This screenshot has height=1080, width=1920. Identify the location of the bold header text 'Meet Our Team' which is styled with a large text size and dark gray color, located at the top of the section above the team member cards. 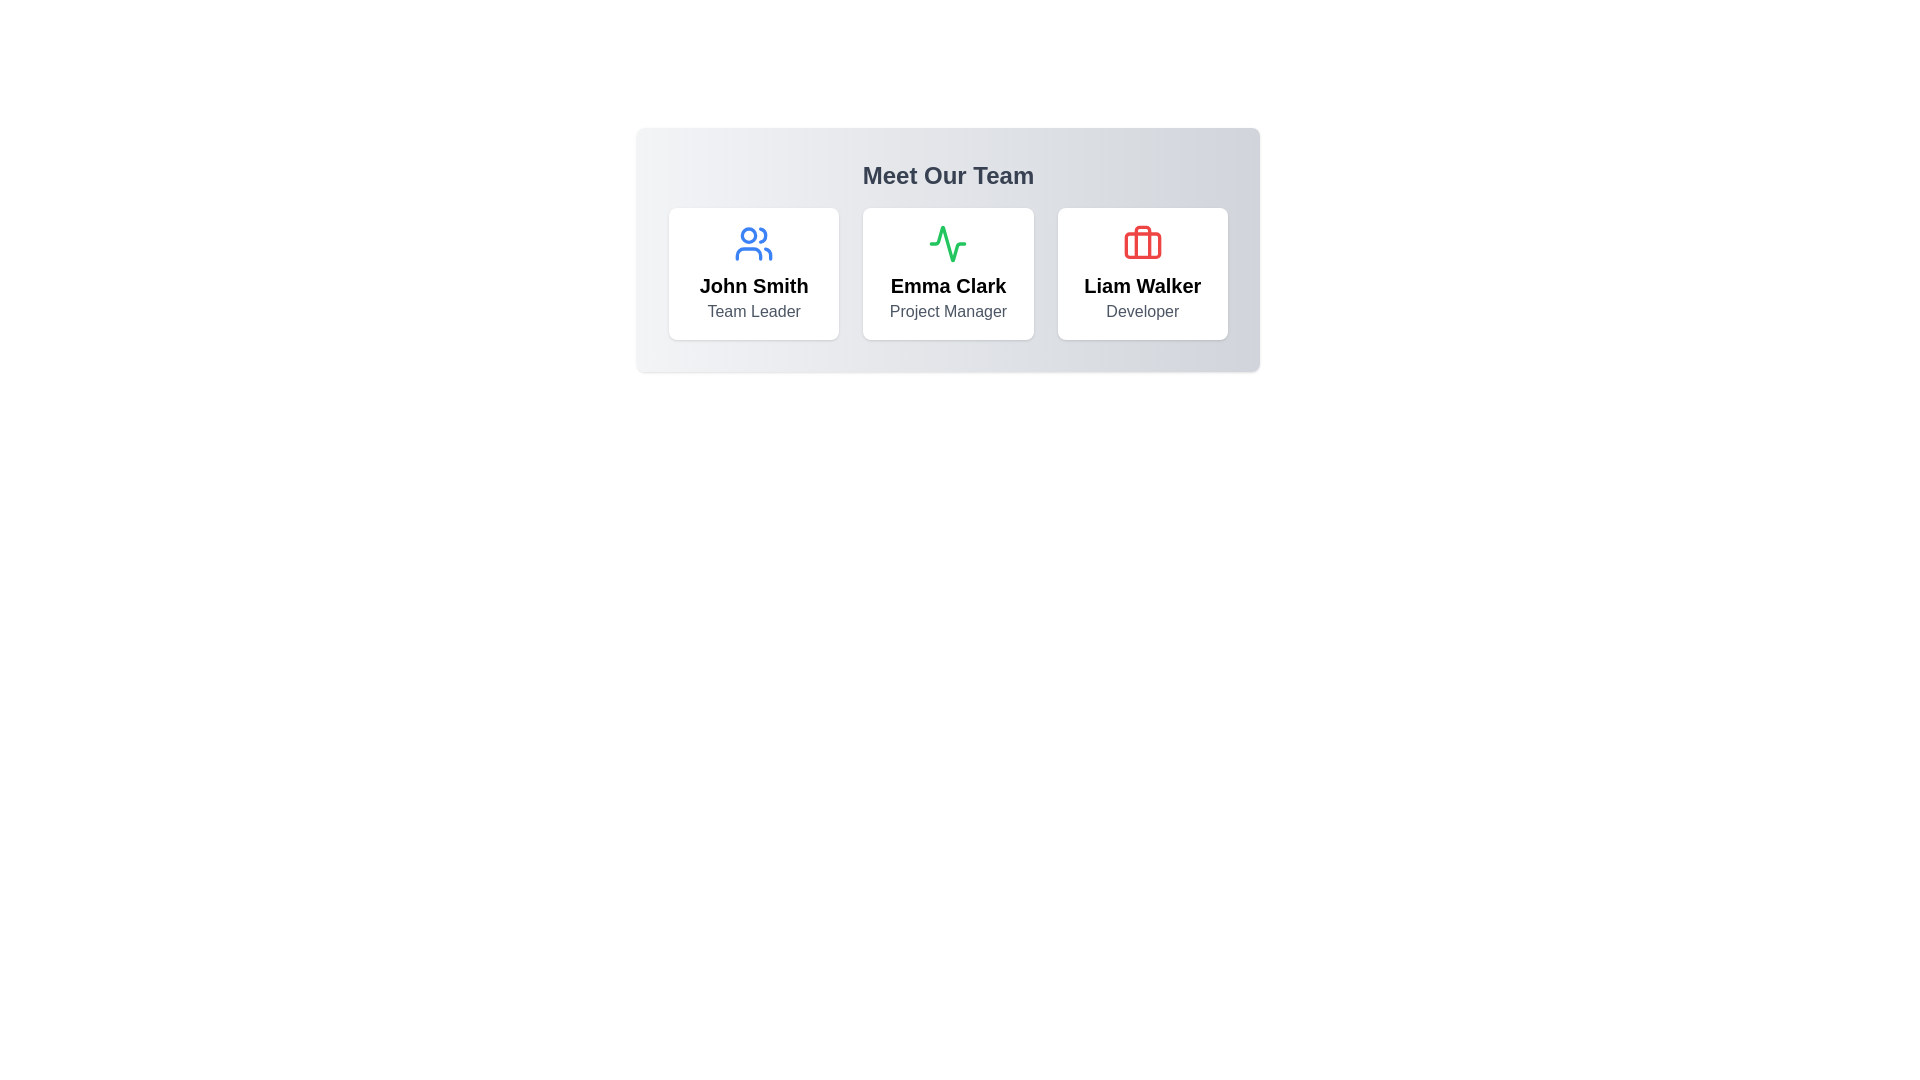
(947, 175).